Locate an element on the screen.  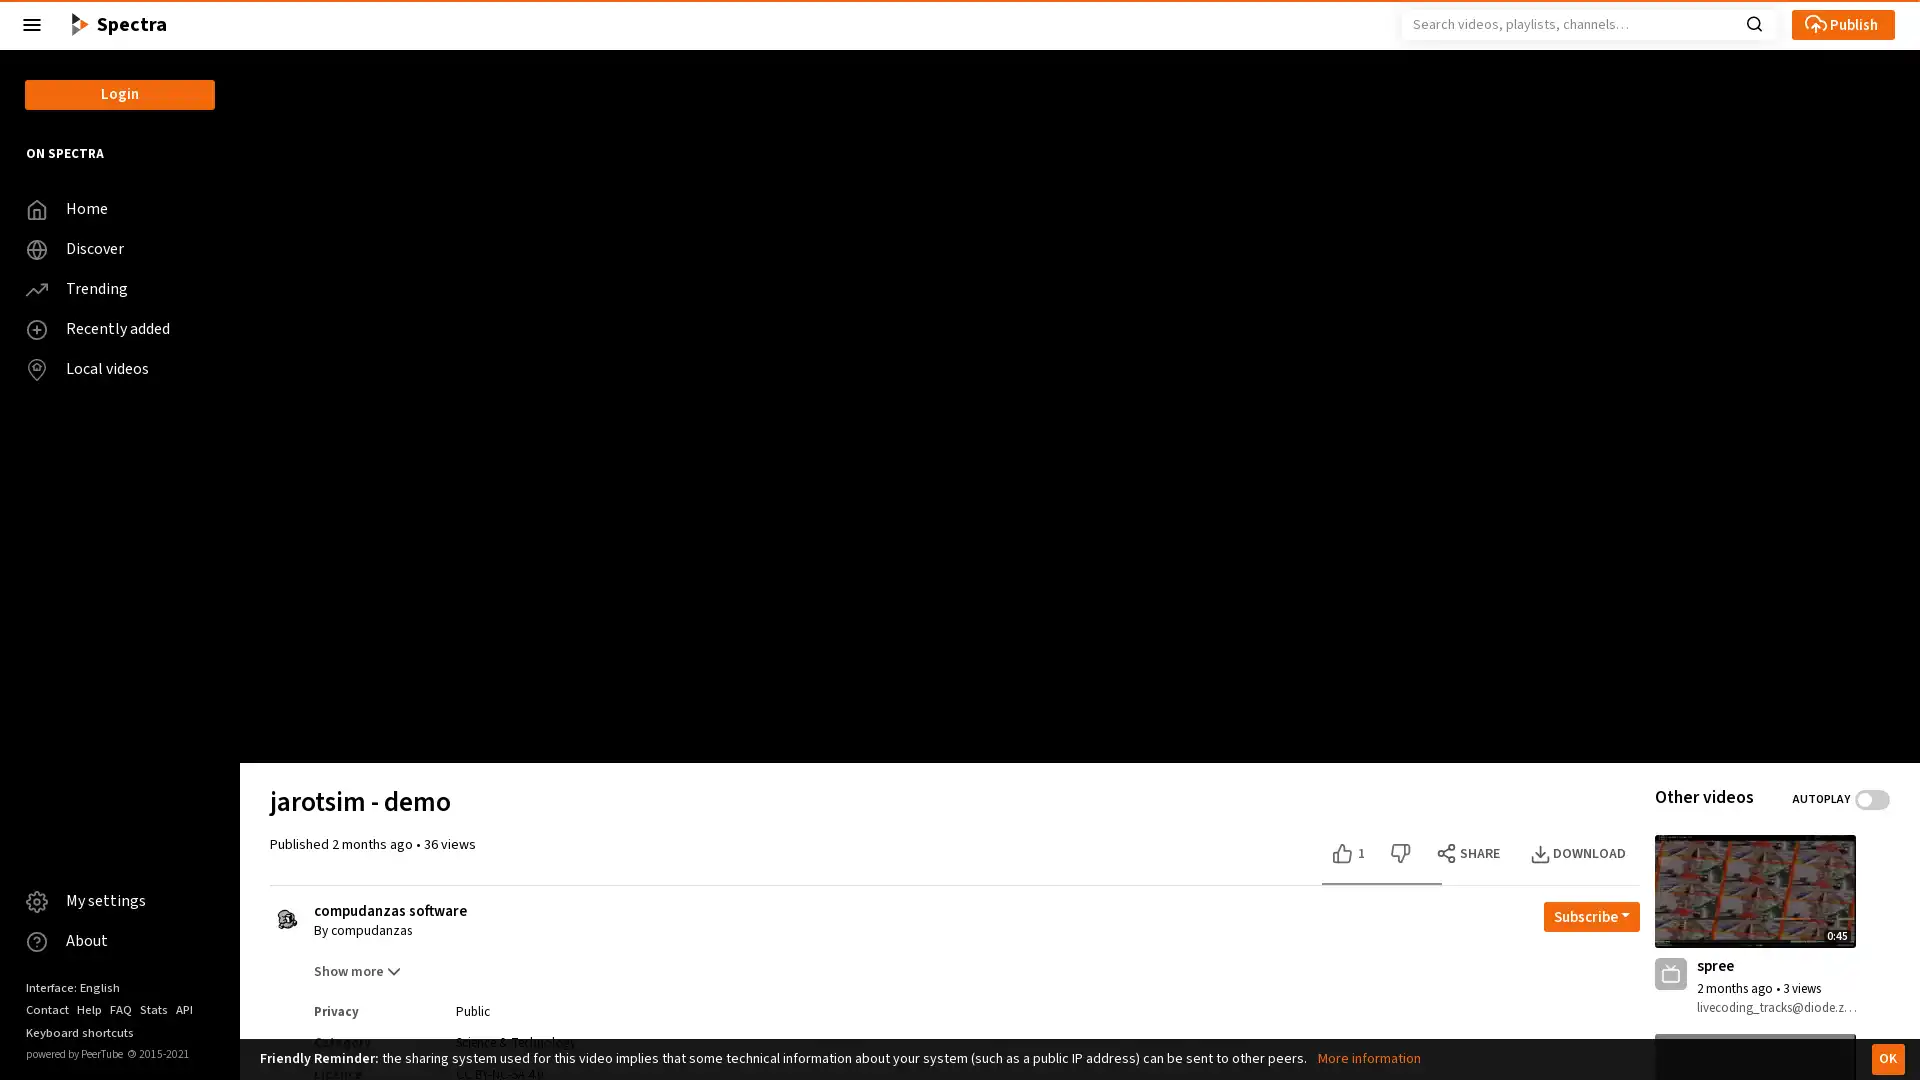
Dislike this video is located at coordinates (1399, 853).